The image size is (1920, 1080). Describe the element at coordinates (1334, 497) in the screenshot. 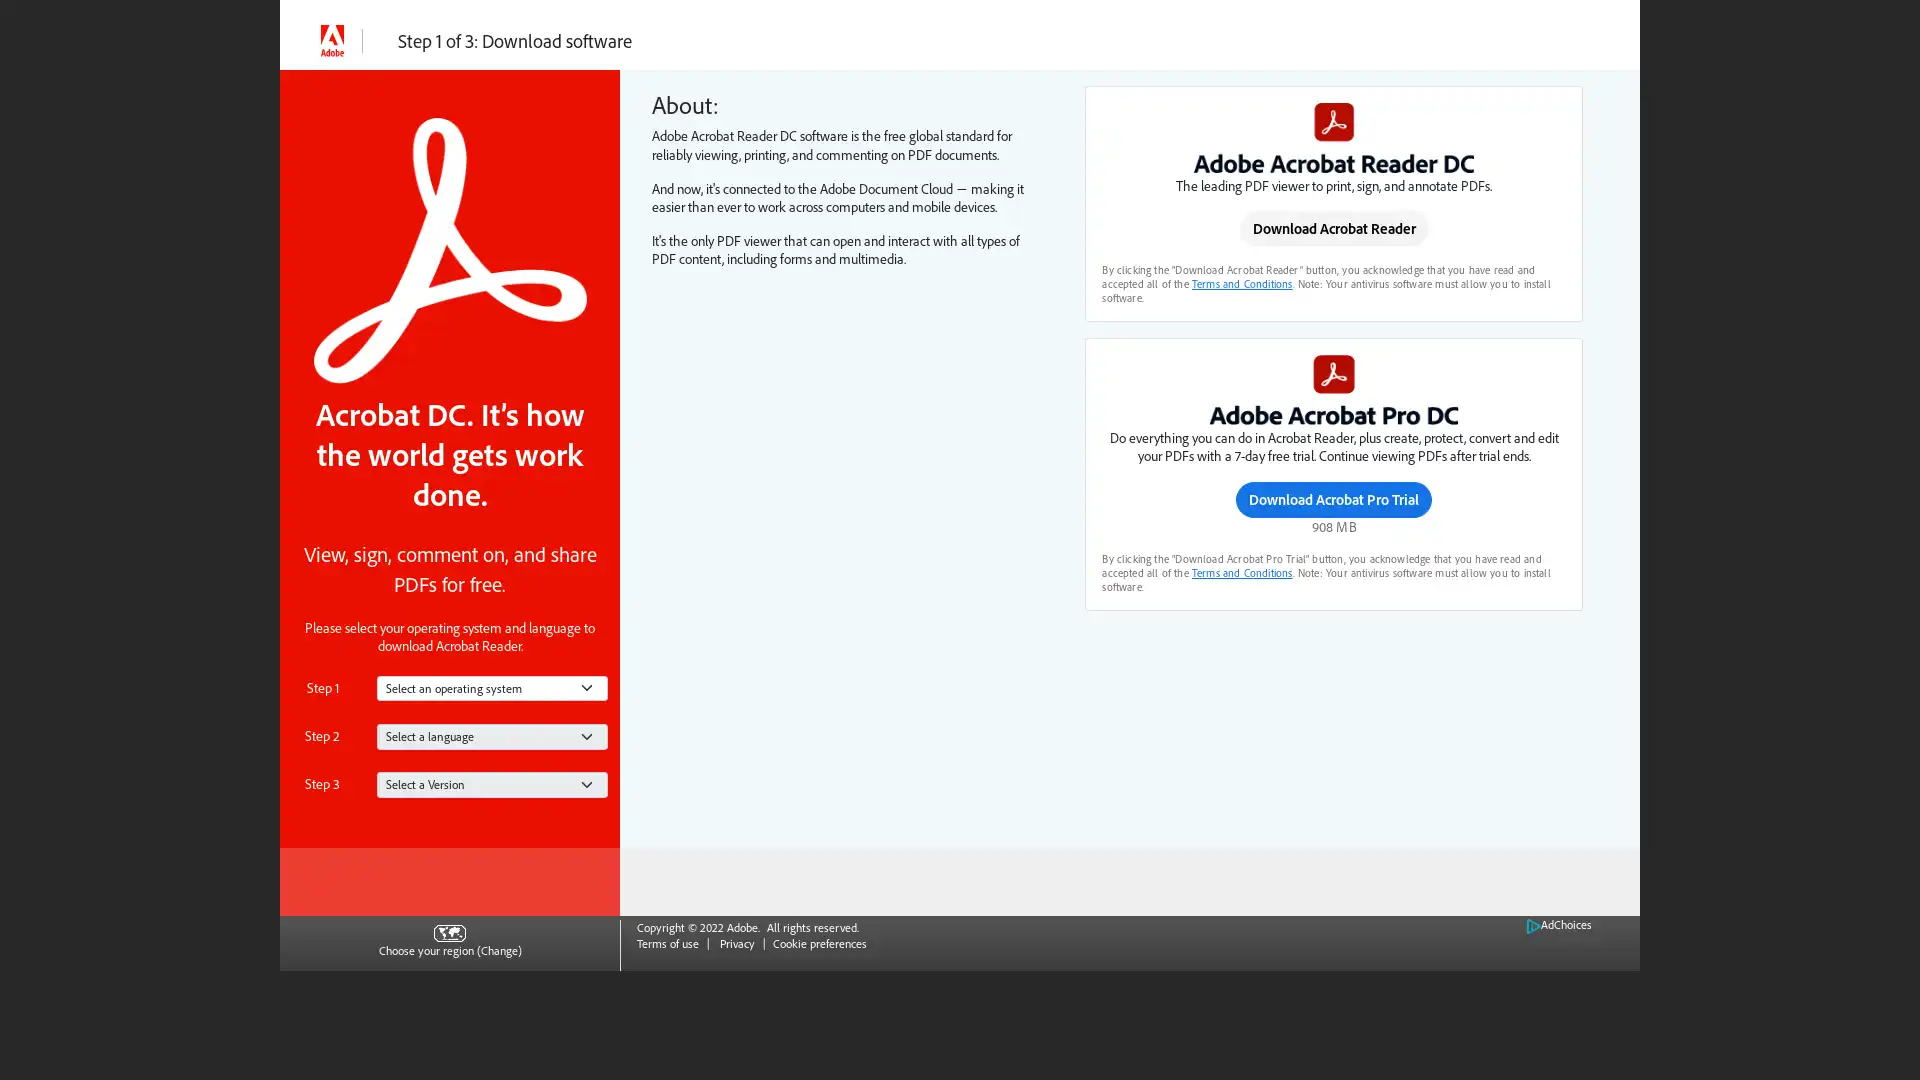

I see `Download Acrobat Pro Trial` at that location.